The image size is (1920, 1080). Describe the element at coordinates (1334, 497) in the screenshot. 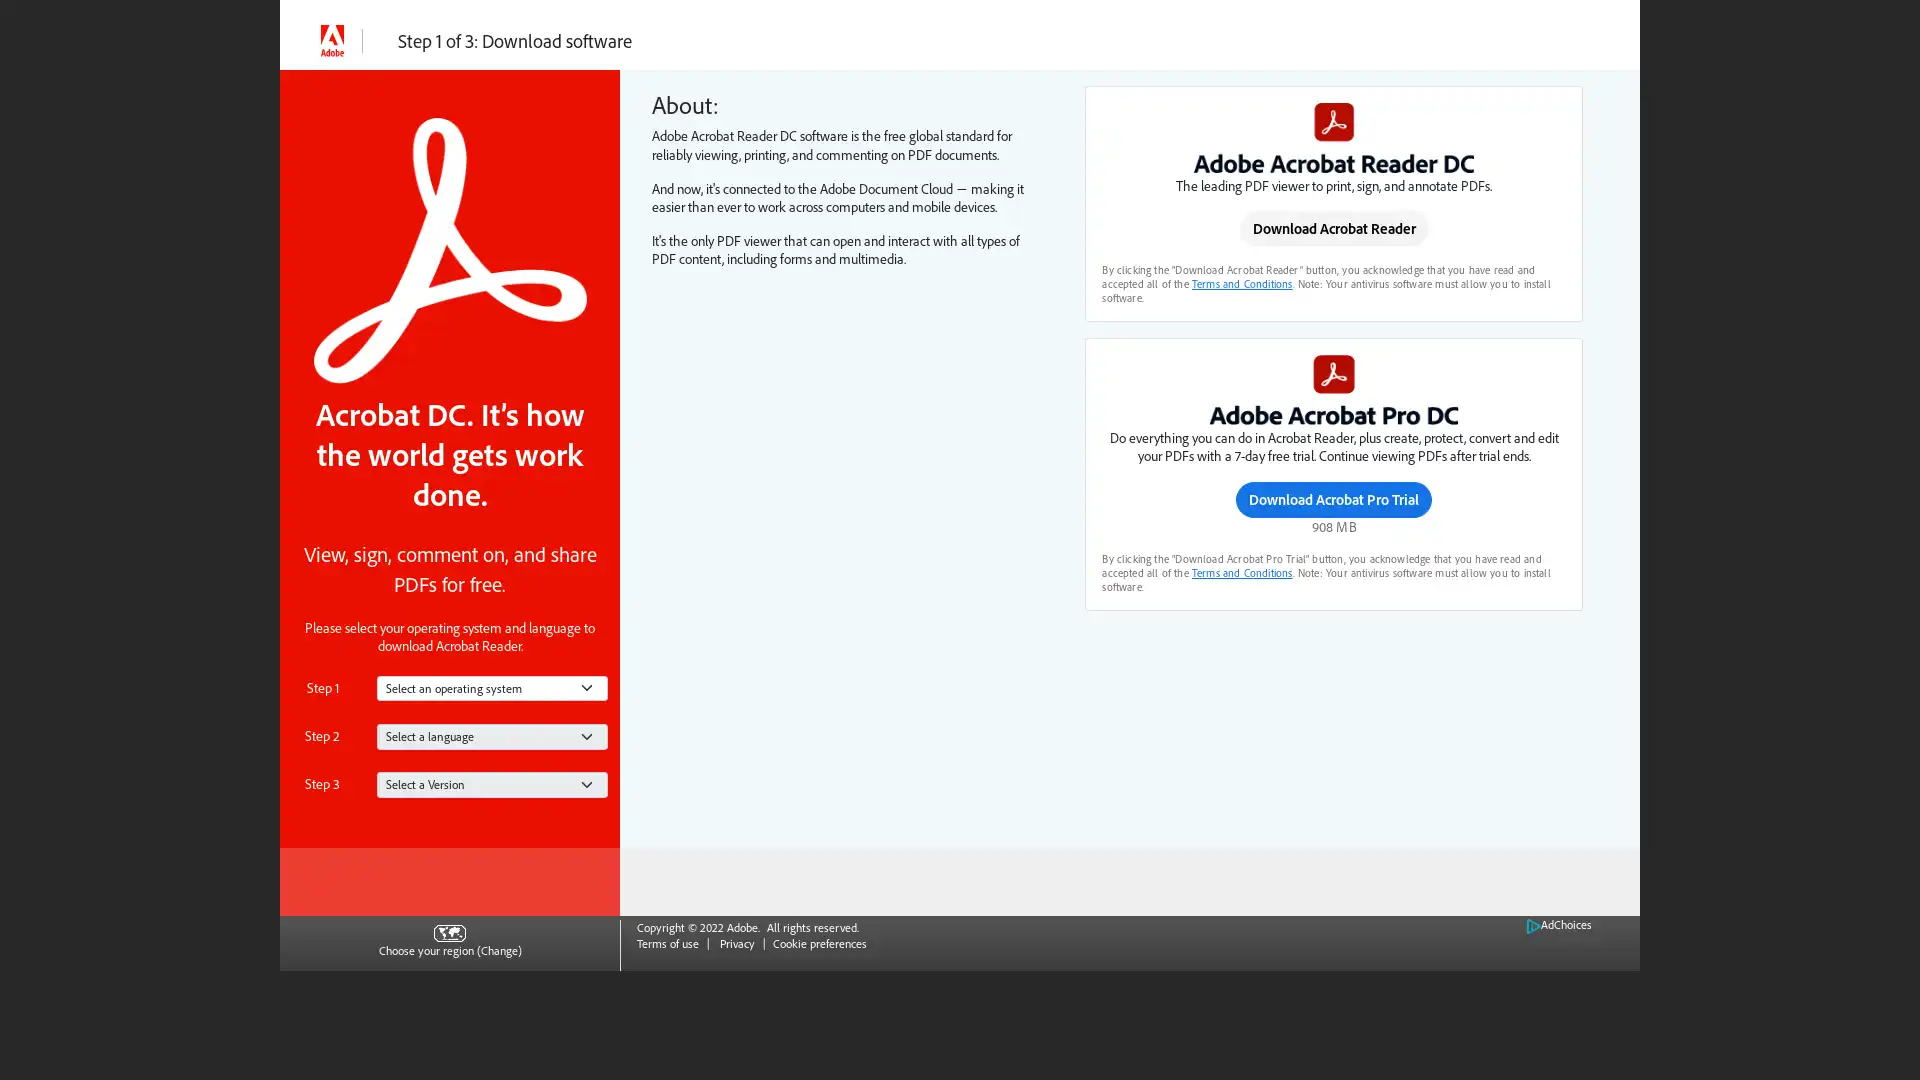

I see `Download Acrobat Pro Trial` at that location.